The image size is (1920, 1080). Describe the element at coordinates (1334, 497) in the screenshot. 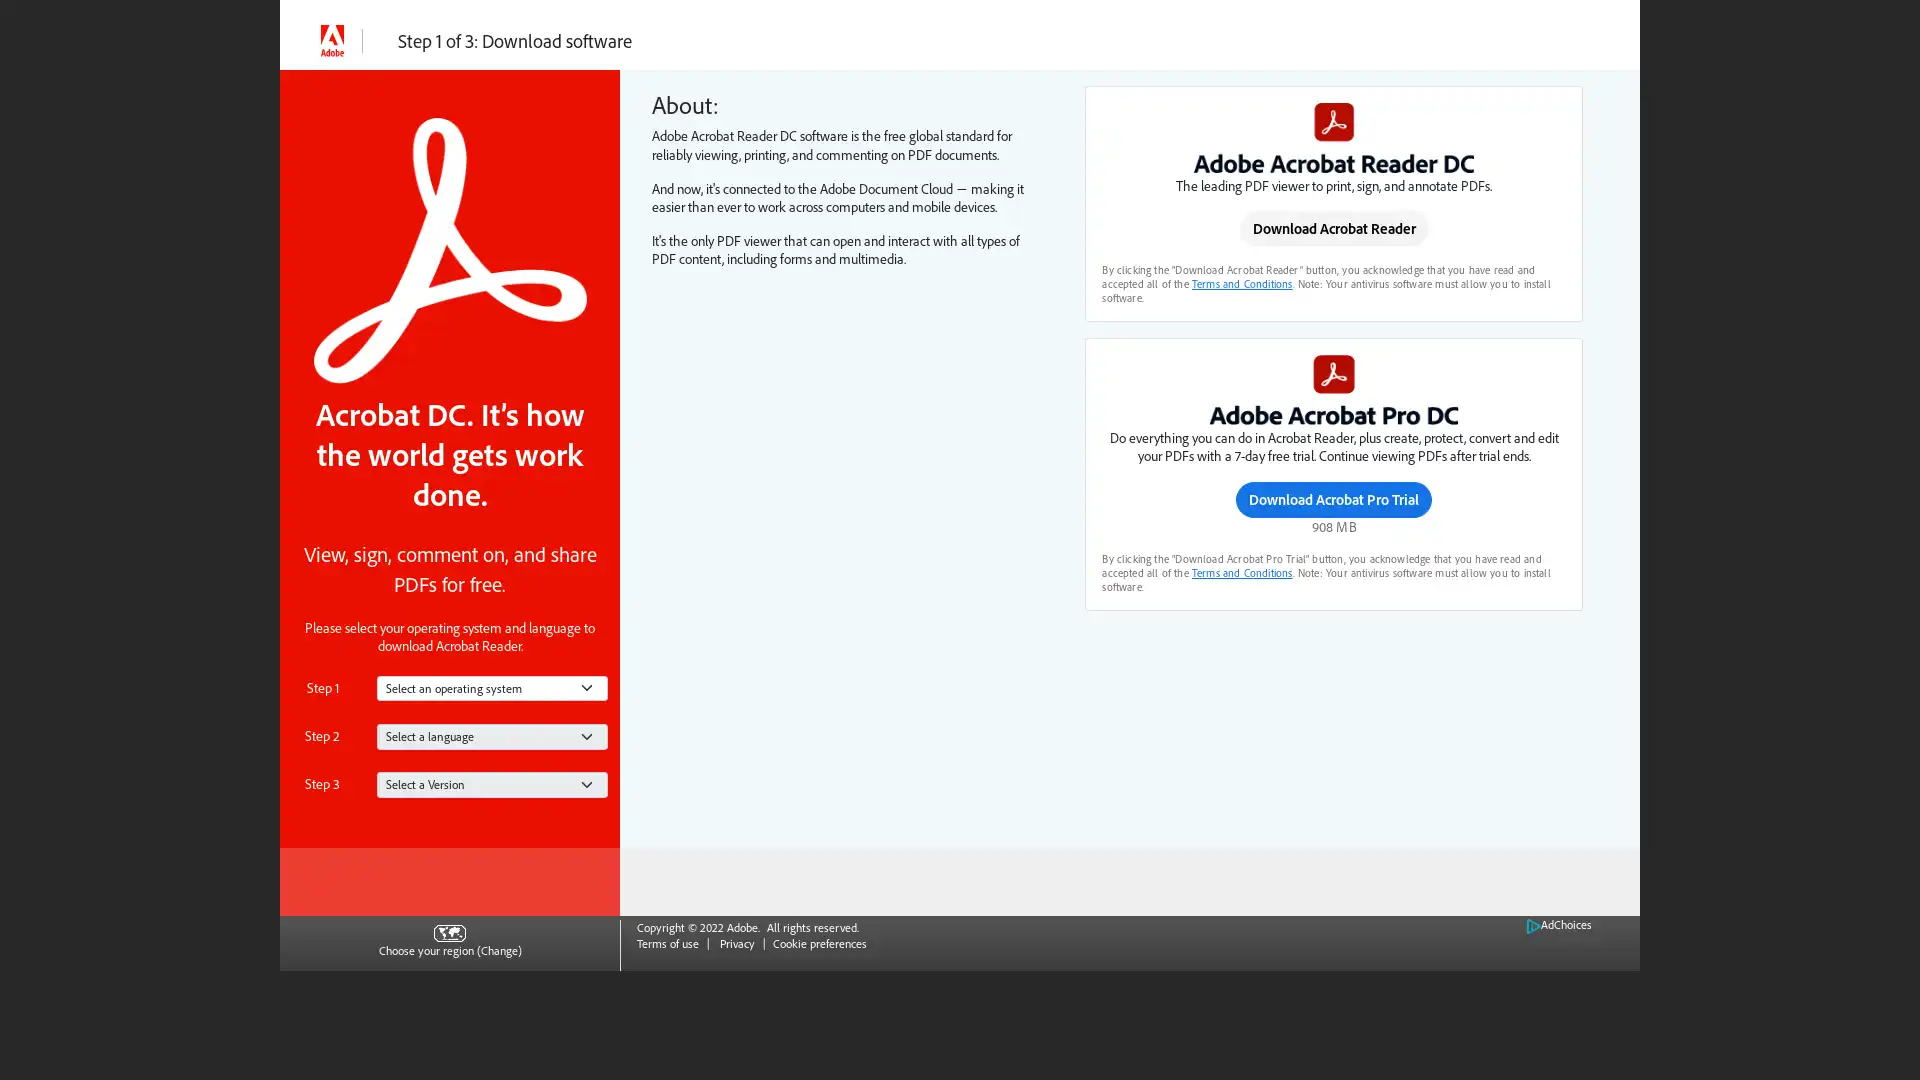

I see `Download Acrobat Pro Trial` at that location.